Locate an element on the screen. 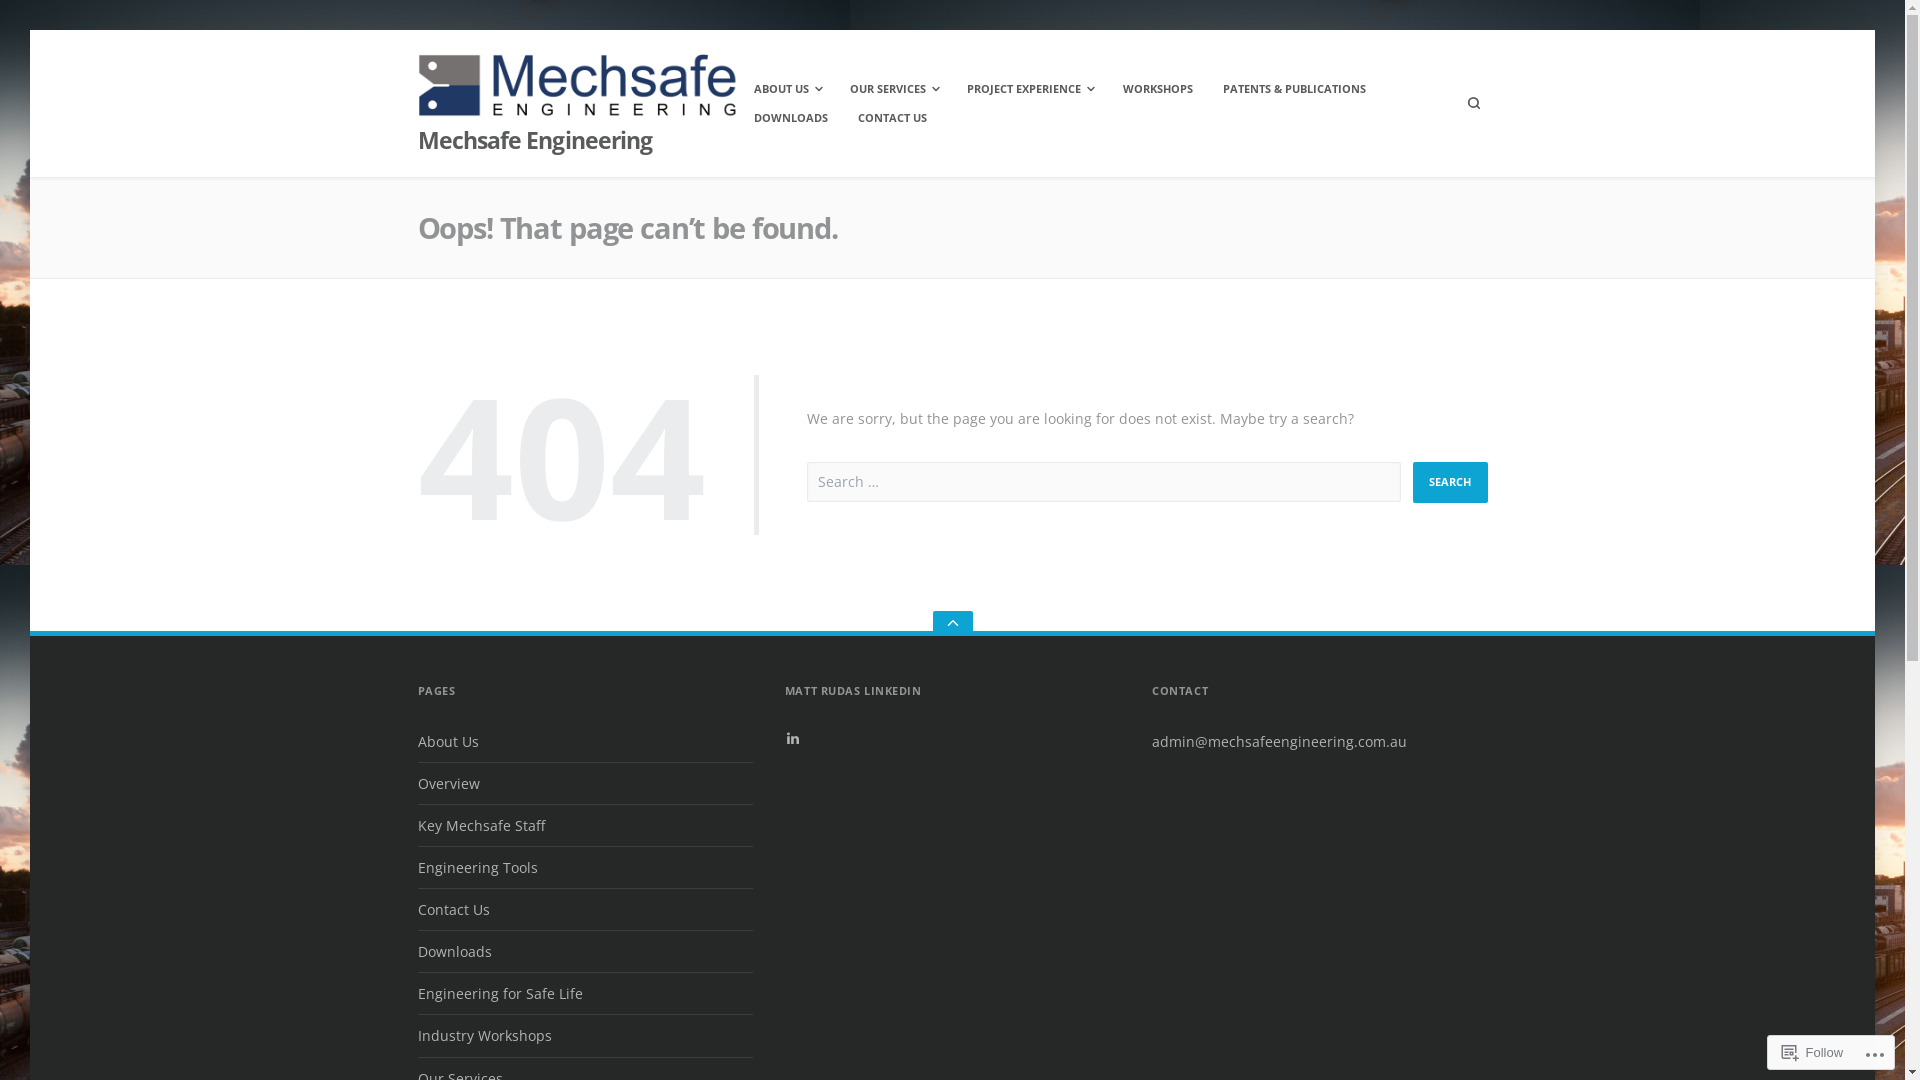 This screenshot has height=1080, width=1920. 'Downloads' is located at coordinates (454, 950).